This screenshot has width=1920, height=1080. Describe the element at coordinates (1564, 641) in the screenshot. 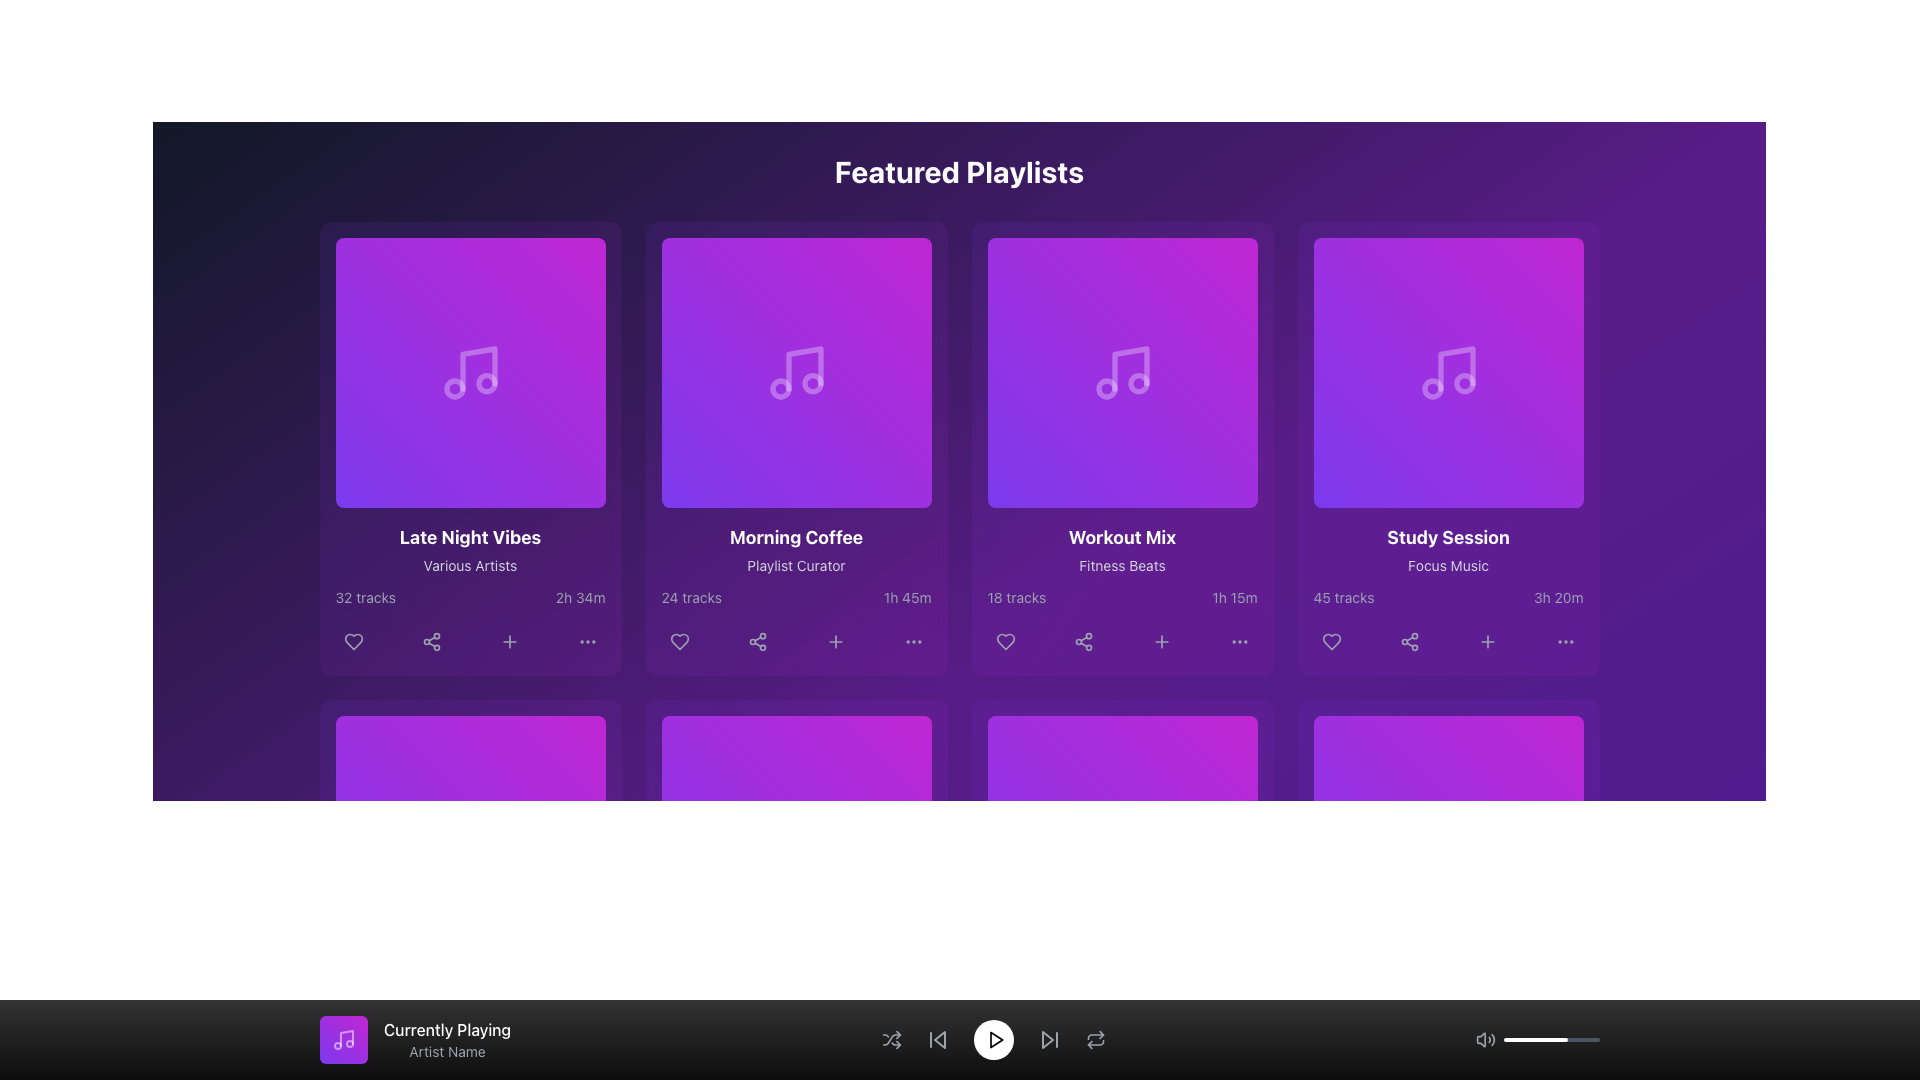

I see `the menu toggle button located at the bottom-right corner of the 'Study Session' card to observe the color change` at that location.